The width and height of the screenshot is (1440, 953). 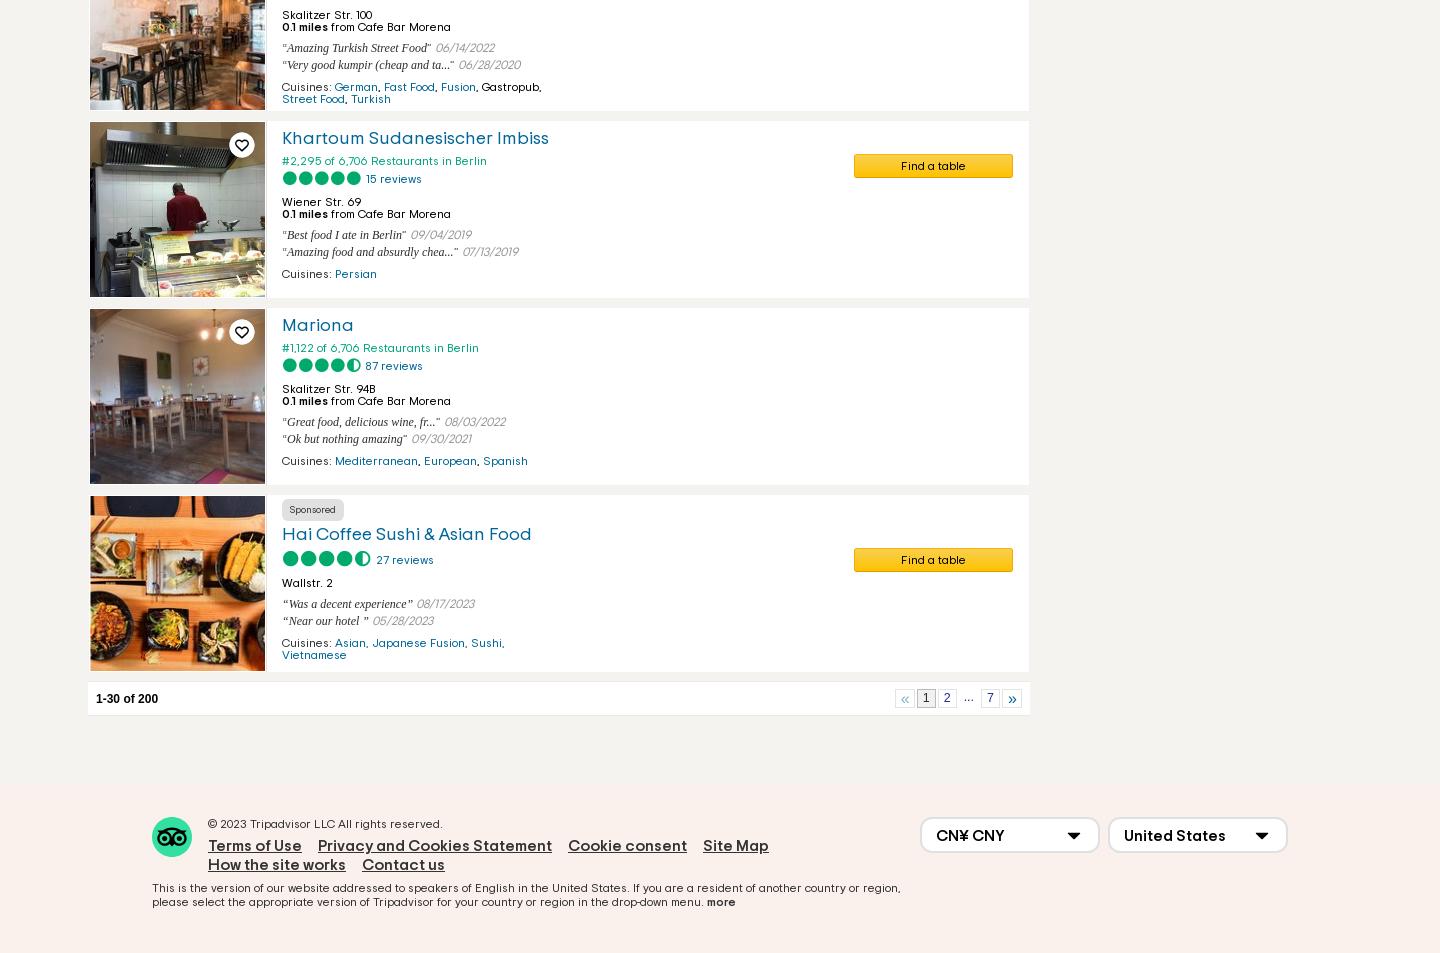 What do you see at coordinates (460, 250) in the screenshot?
I see `'07/13/2019'` at bounding box center [460, 250].